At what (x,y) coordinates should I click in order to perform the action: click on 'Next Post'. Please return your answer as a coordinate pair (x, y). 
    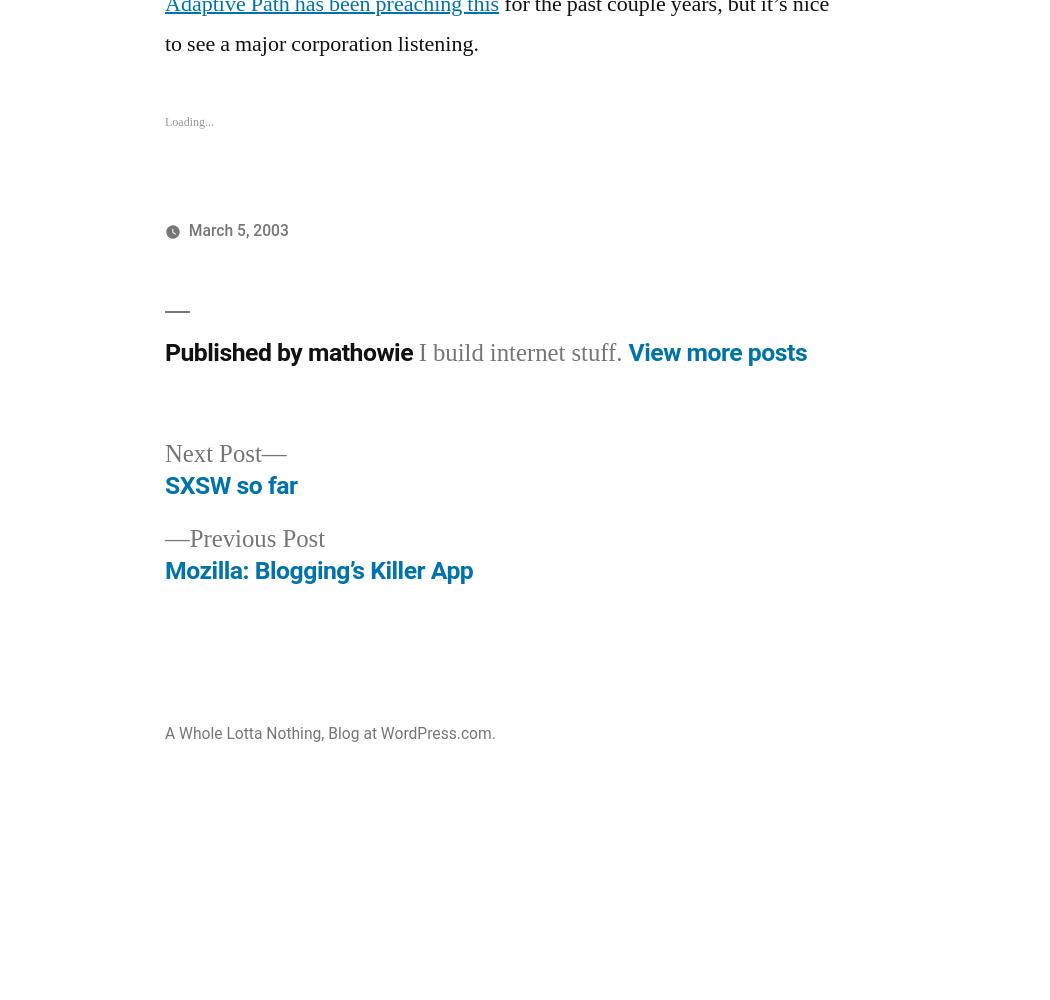
    Looking at the image, I should click on (212, 453).